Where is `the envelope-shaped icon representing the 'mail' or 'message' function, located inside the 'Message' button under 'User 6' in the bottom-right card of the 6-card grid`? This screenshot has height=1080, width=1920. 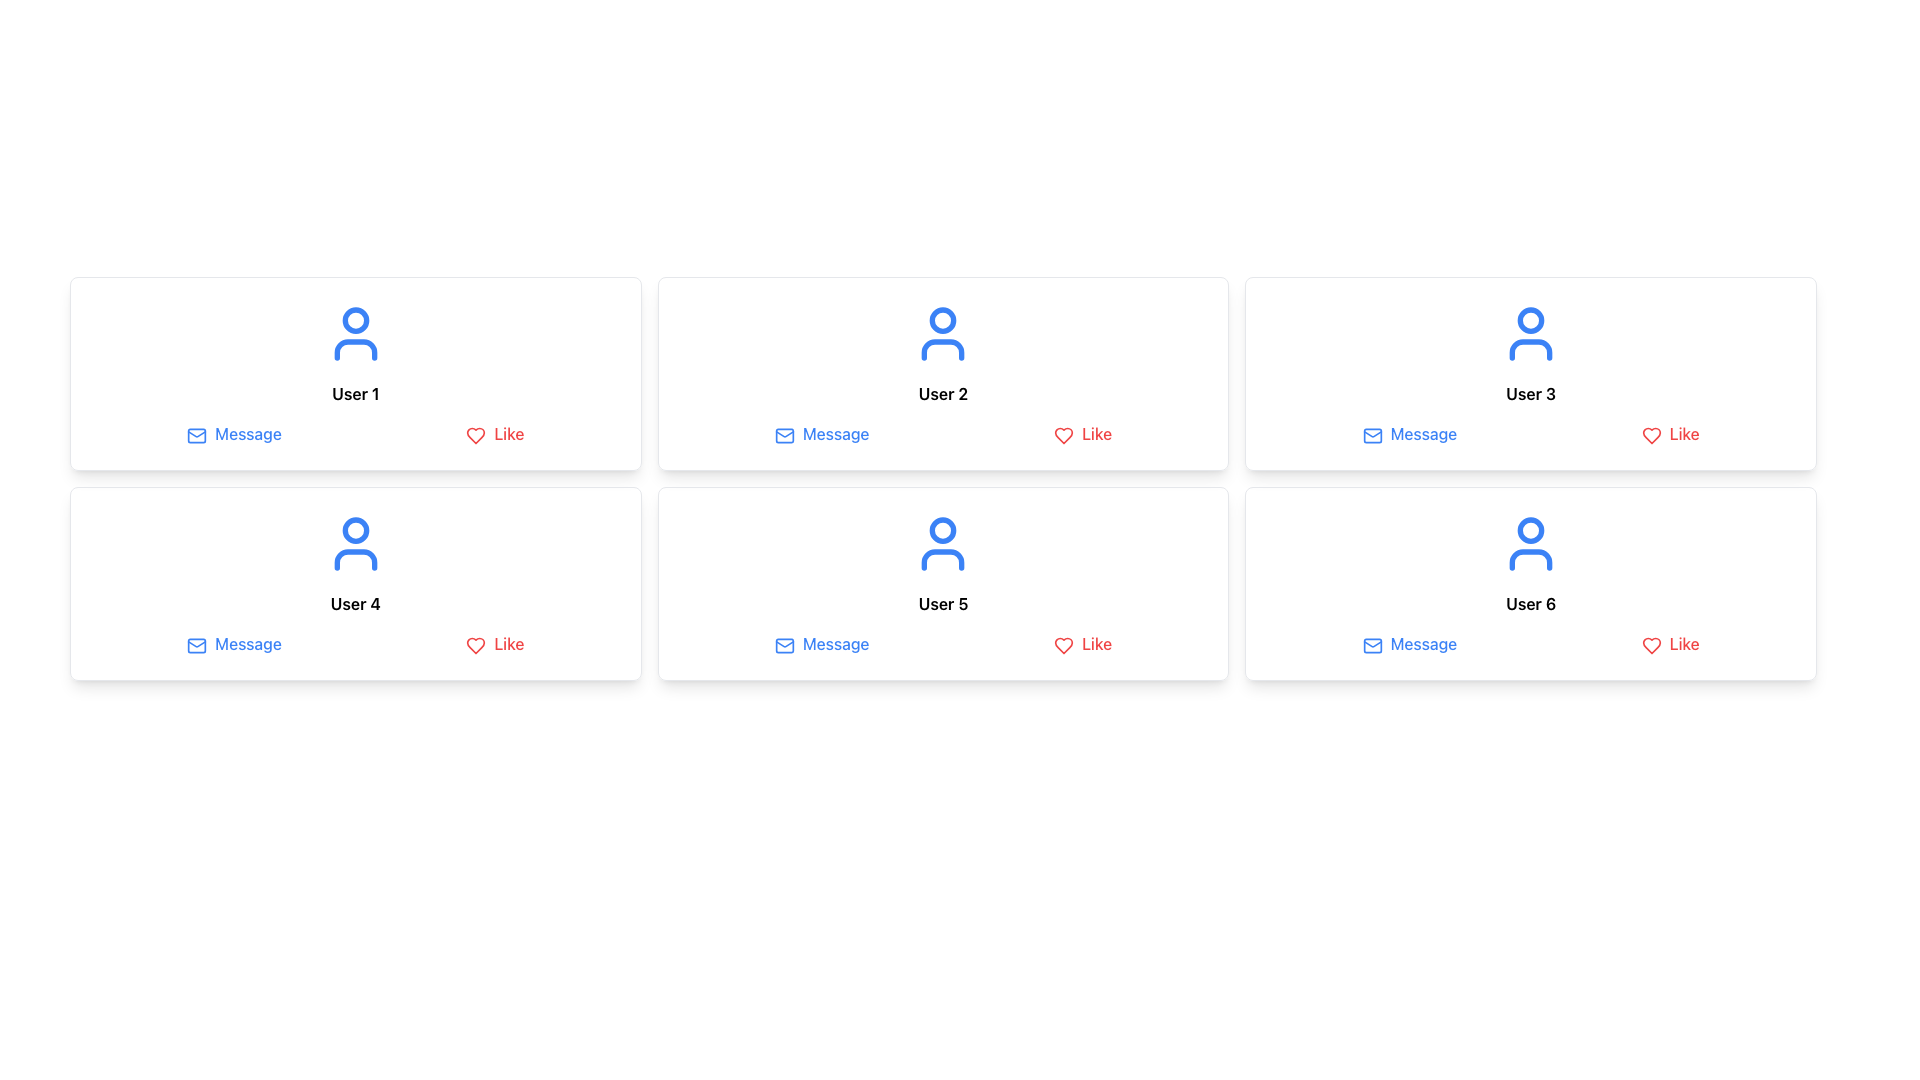
the envelope-shaped icon representing the 'mail' or 'message' function, located inside the 'Message' button under 'User 6' in the bottom-right card of the 6-card grid is located at coordinates (1371, 645).